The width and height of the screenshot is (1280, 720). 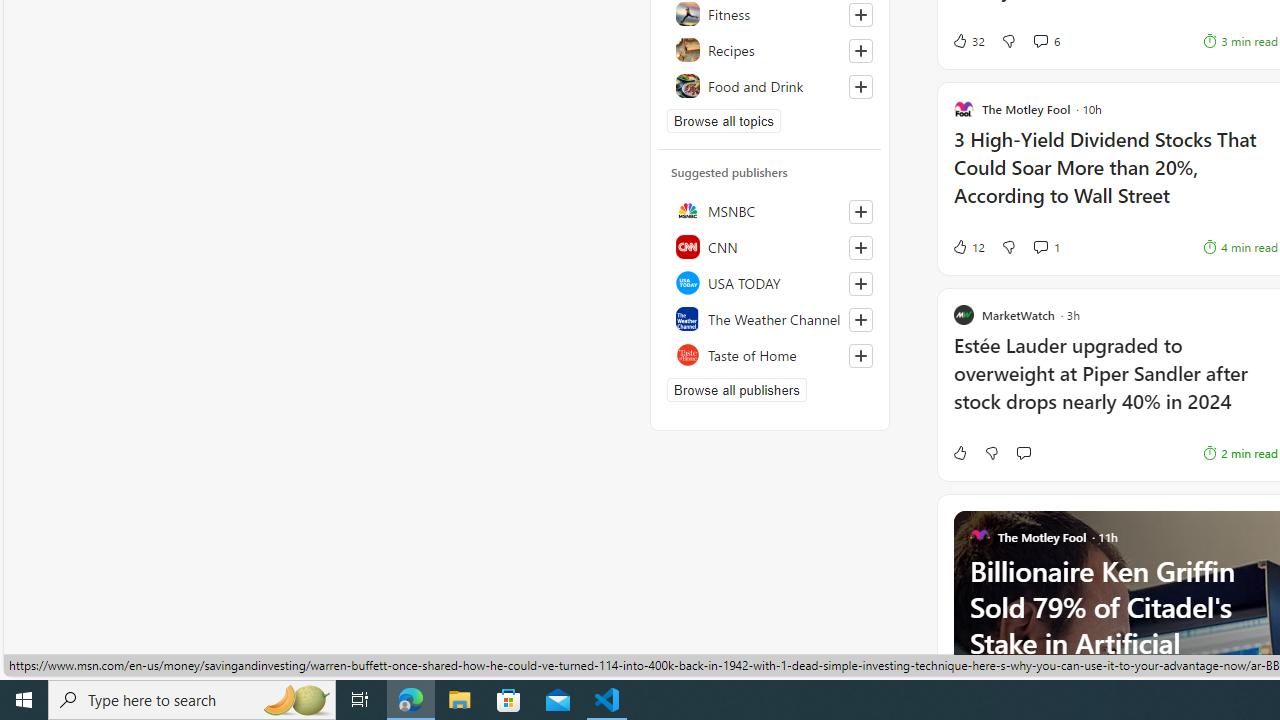 I want to click on 'Browse all publishers', so click(x=735, y=389).